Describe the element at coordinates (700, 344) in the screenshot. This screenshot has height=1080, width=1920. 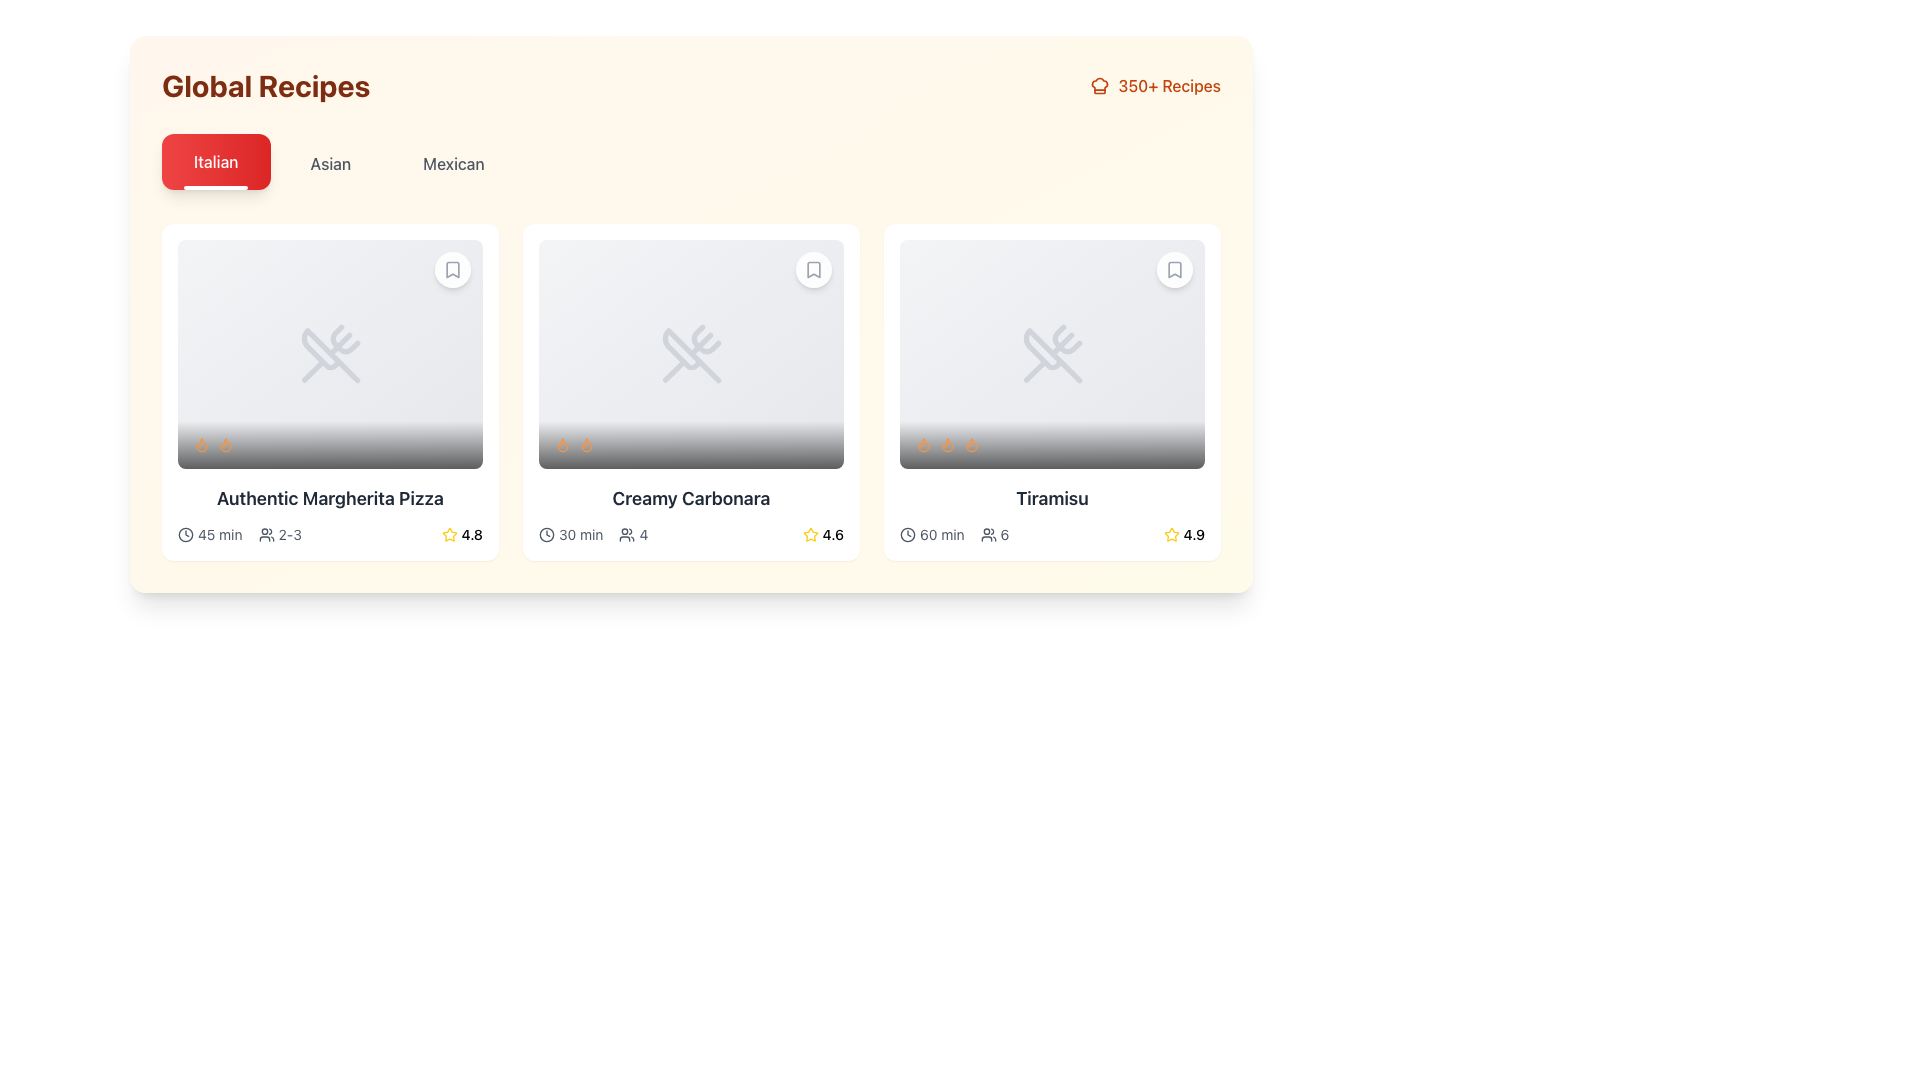
I see `the diagonal line of the crossed utensils icon within the second recipe card, which is part of the graphical representation of a fork and knife` at that location.